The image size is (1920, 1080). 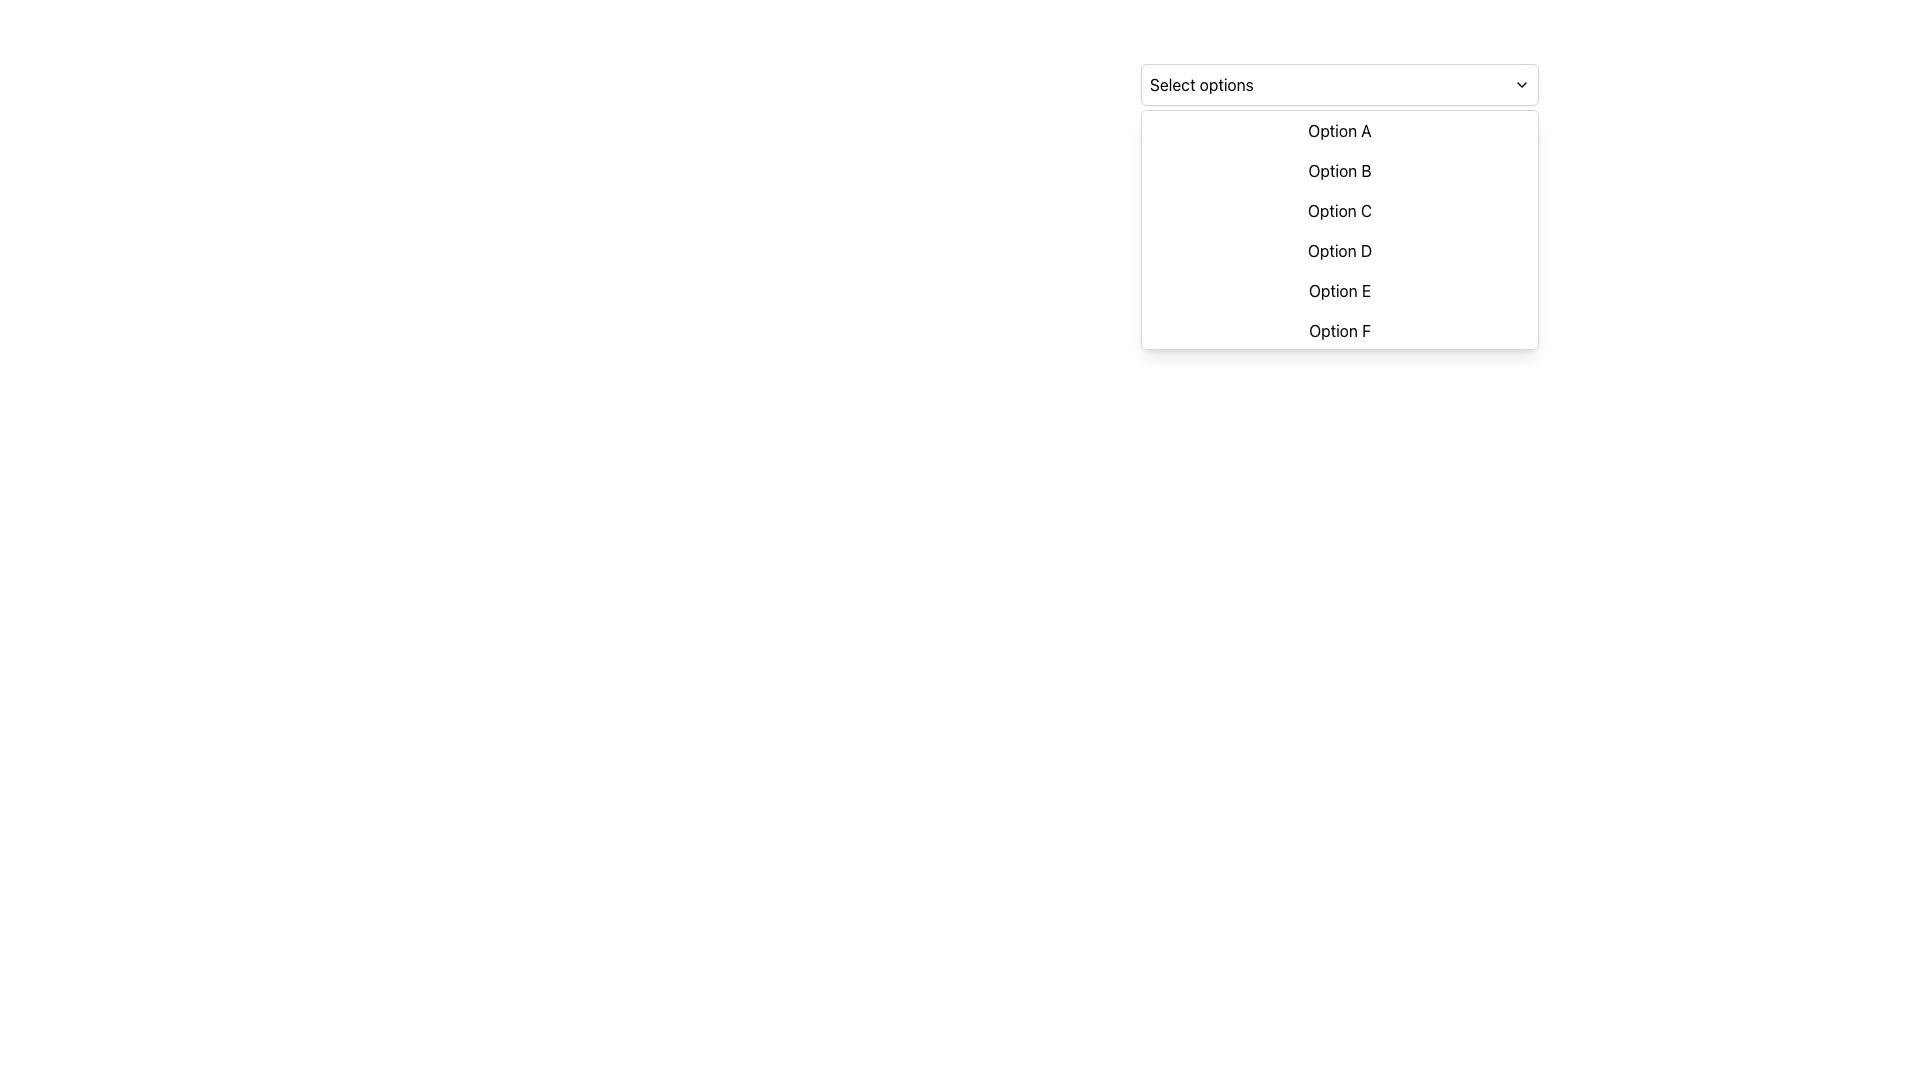 I want to click on the dropdown menu item labeled 'Option D', so click(x=1339, y=249).